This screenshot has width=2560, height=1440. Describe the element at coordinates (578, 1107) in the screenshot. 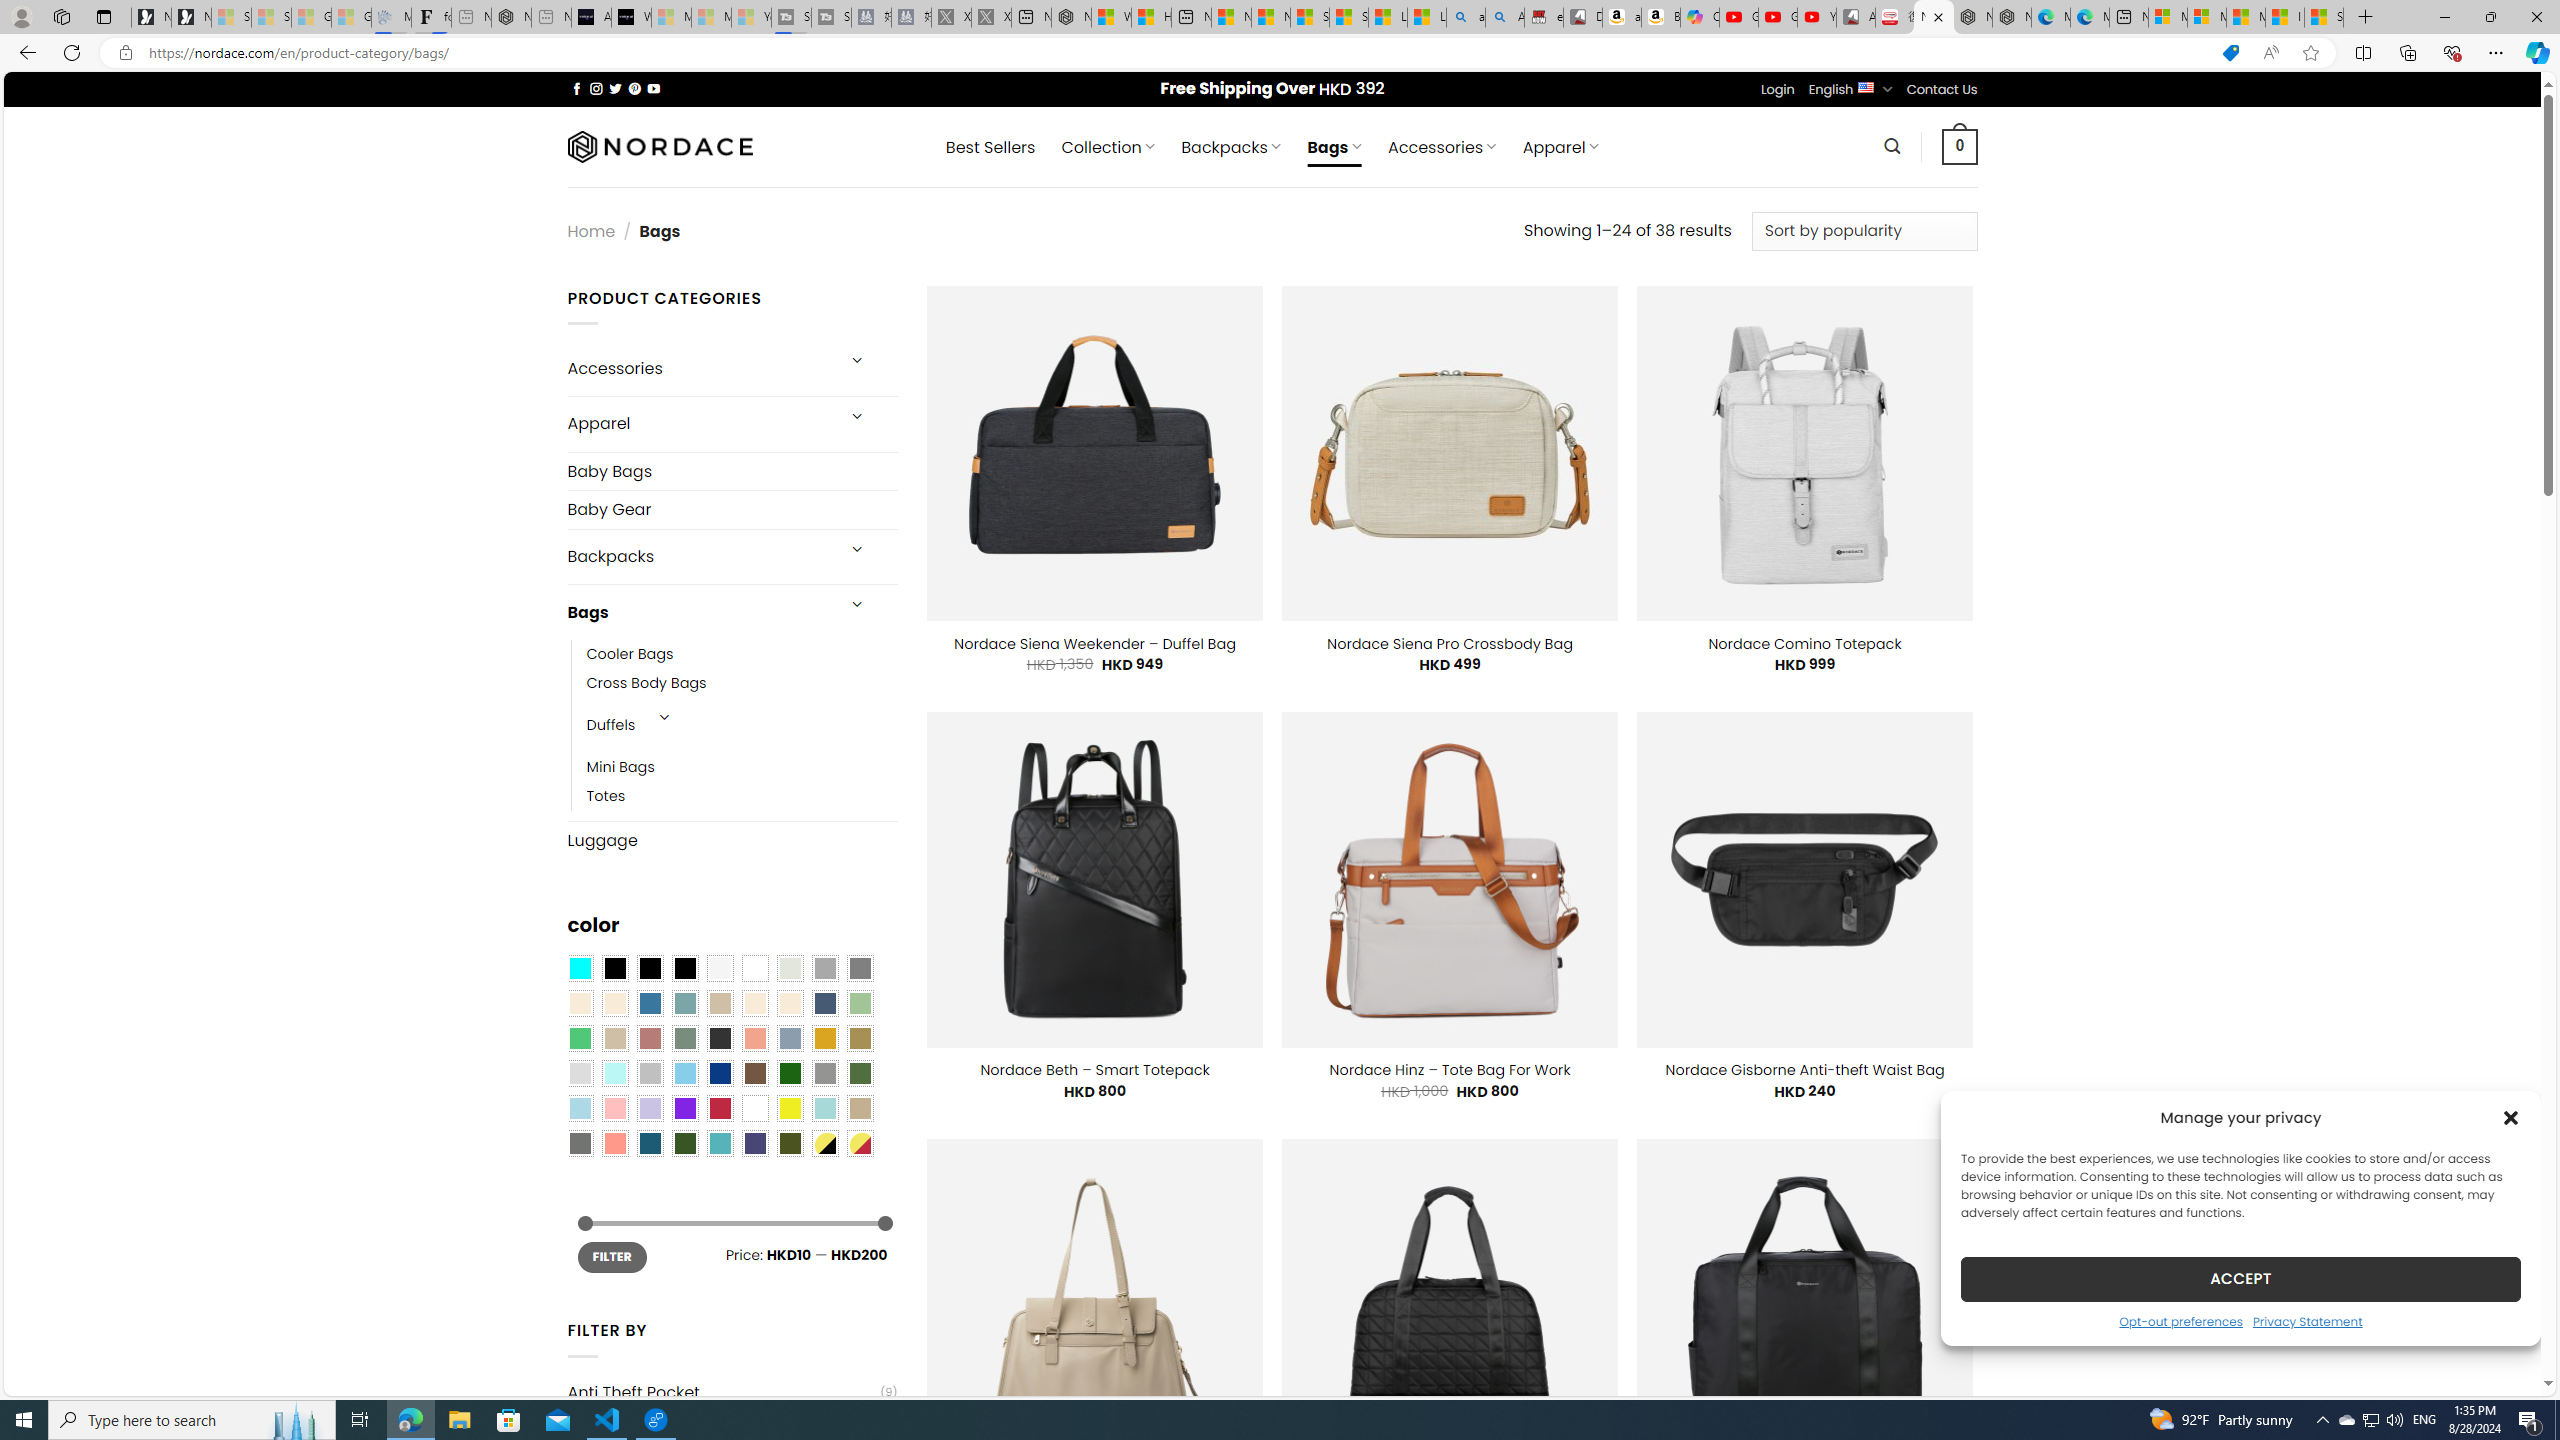

I see `'Light Blue'` at that location.